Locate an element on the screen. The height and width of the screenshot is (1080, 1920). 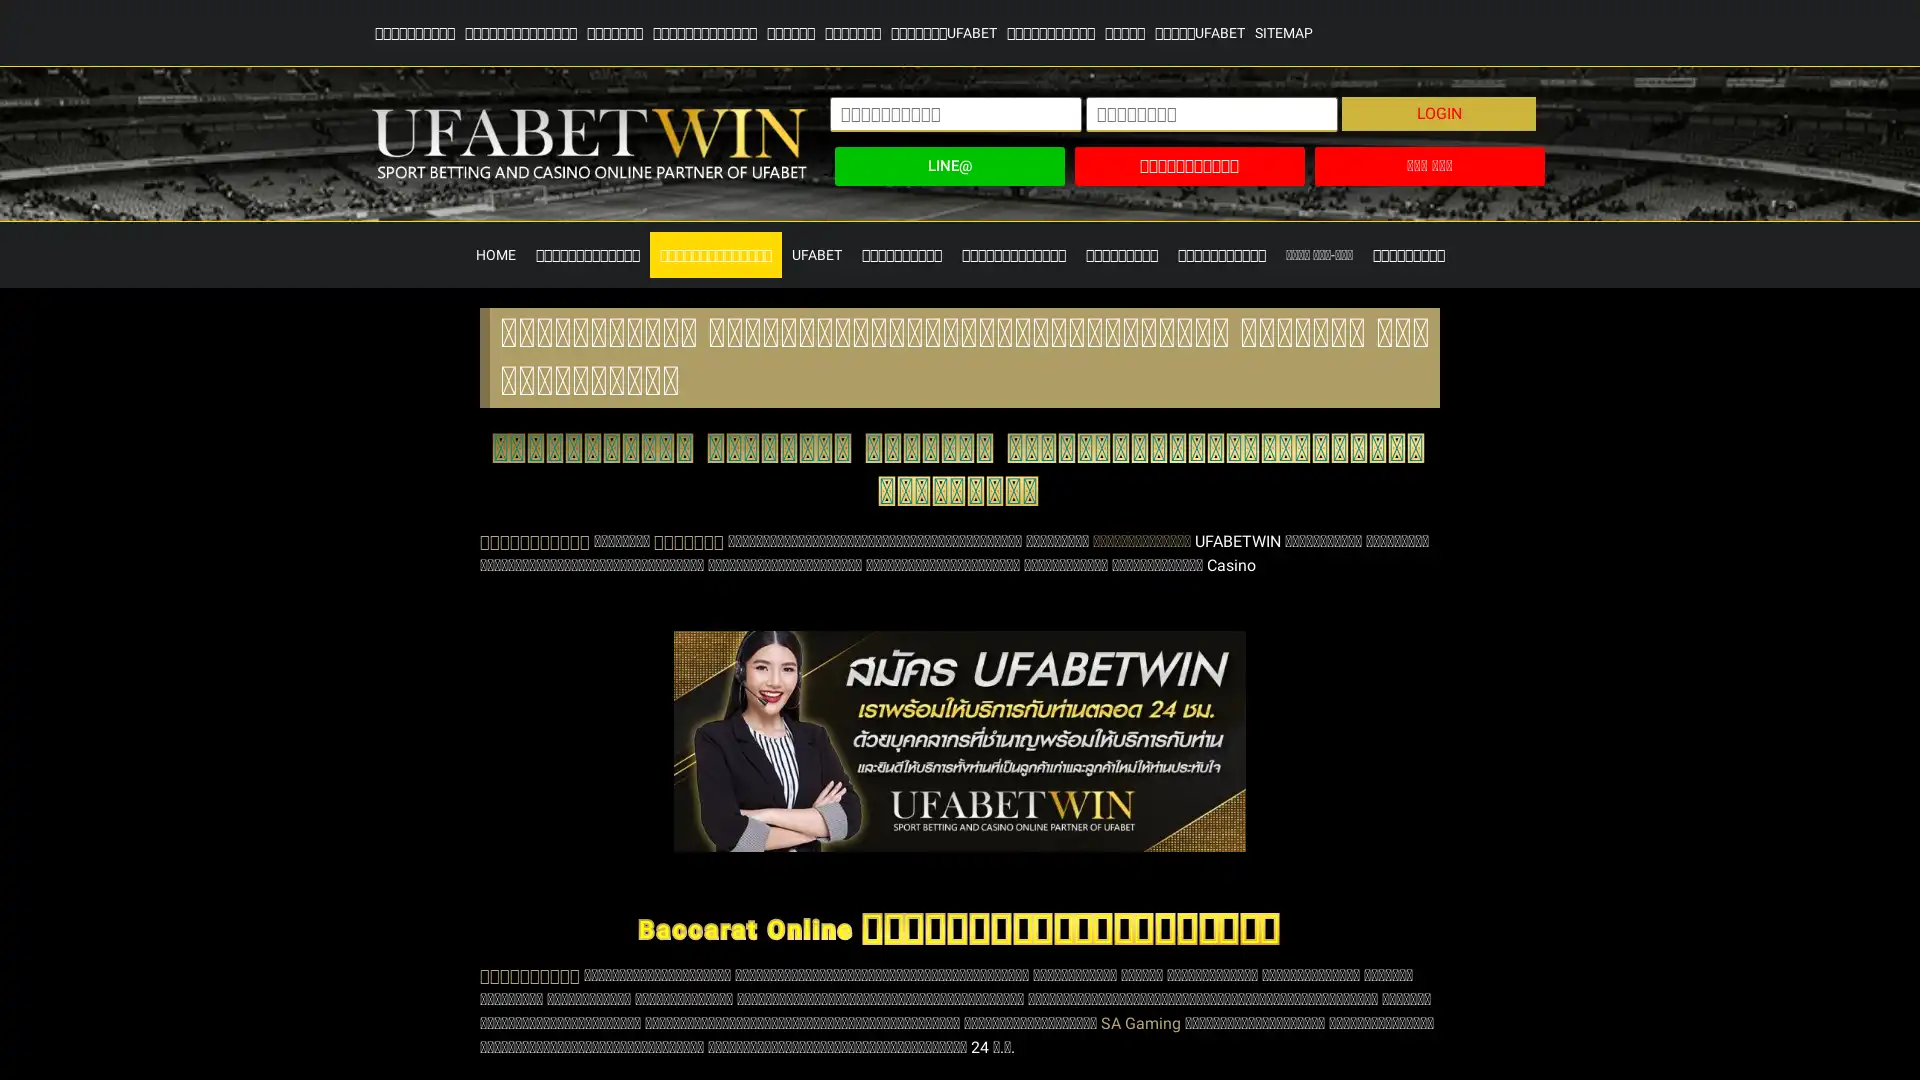
LINE@ is located at coordinates (948, 165).